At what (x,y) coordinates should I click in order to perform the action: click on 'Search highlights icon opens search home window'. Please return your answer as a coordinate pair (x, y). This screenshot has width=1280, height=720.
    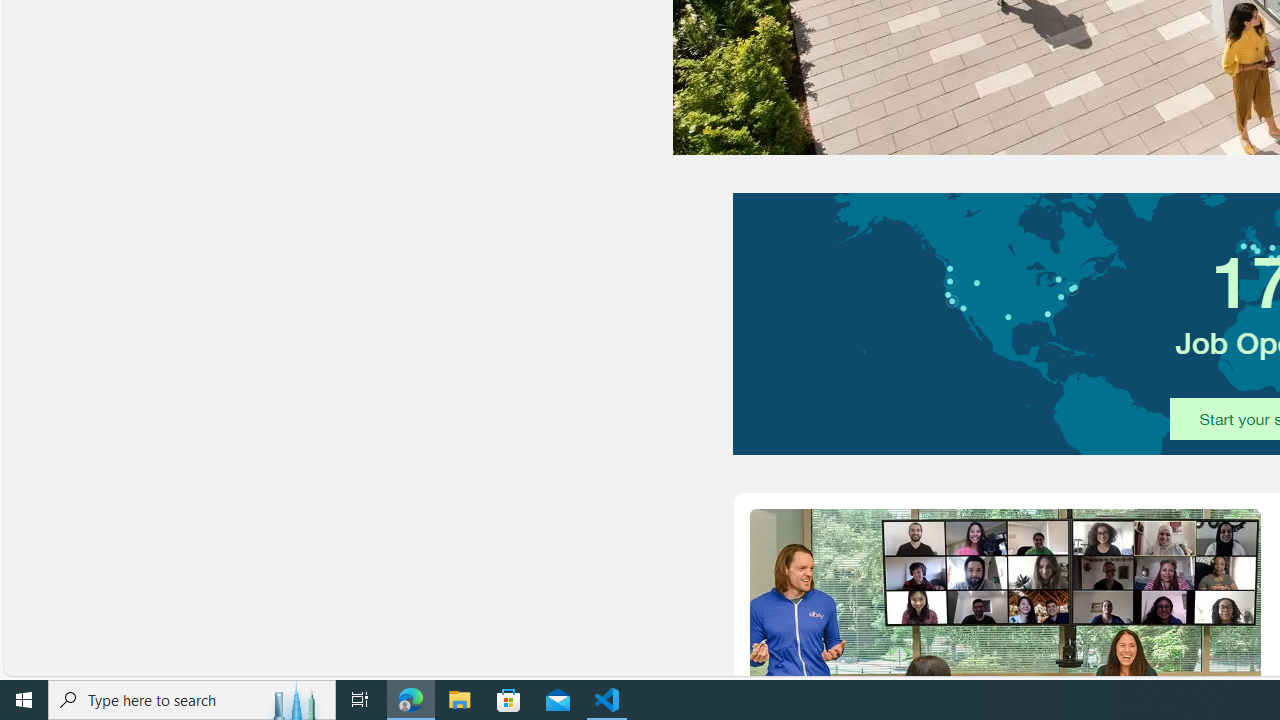
    Looking at the image, I should click on (294, 698).